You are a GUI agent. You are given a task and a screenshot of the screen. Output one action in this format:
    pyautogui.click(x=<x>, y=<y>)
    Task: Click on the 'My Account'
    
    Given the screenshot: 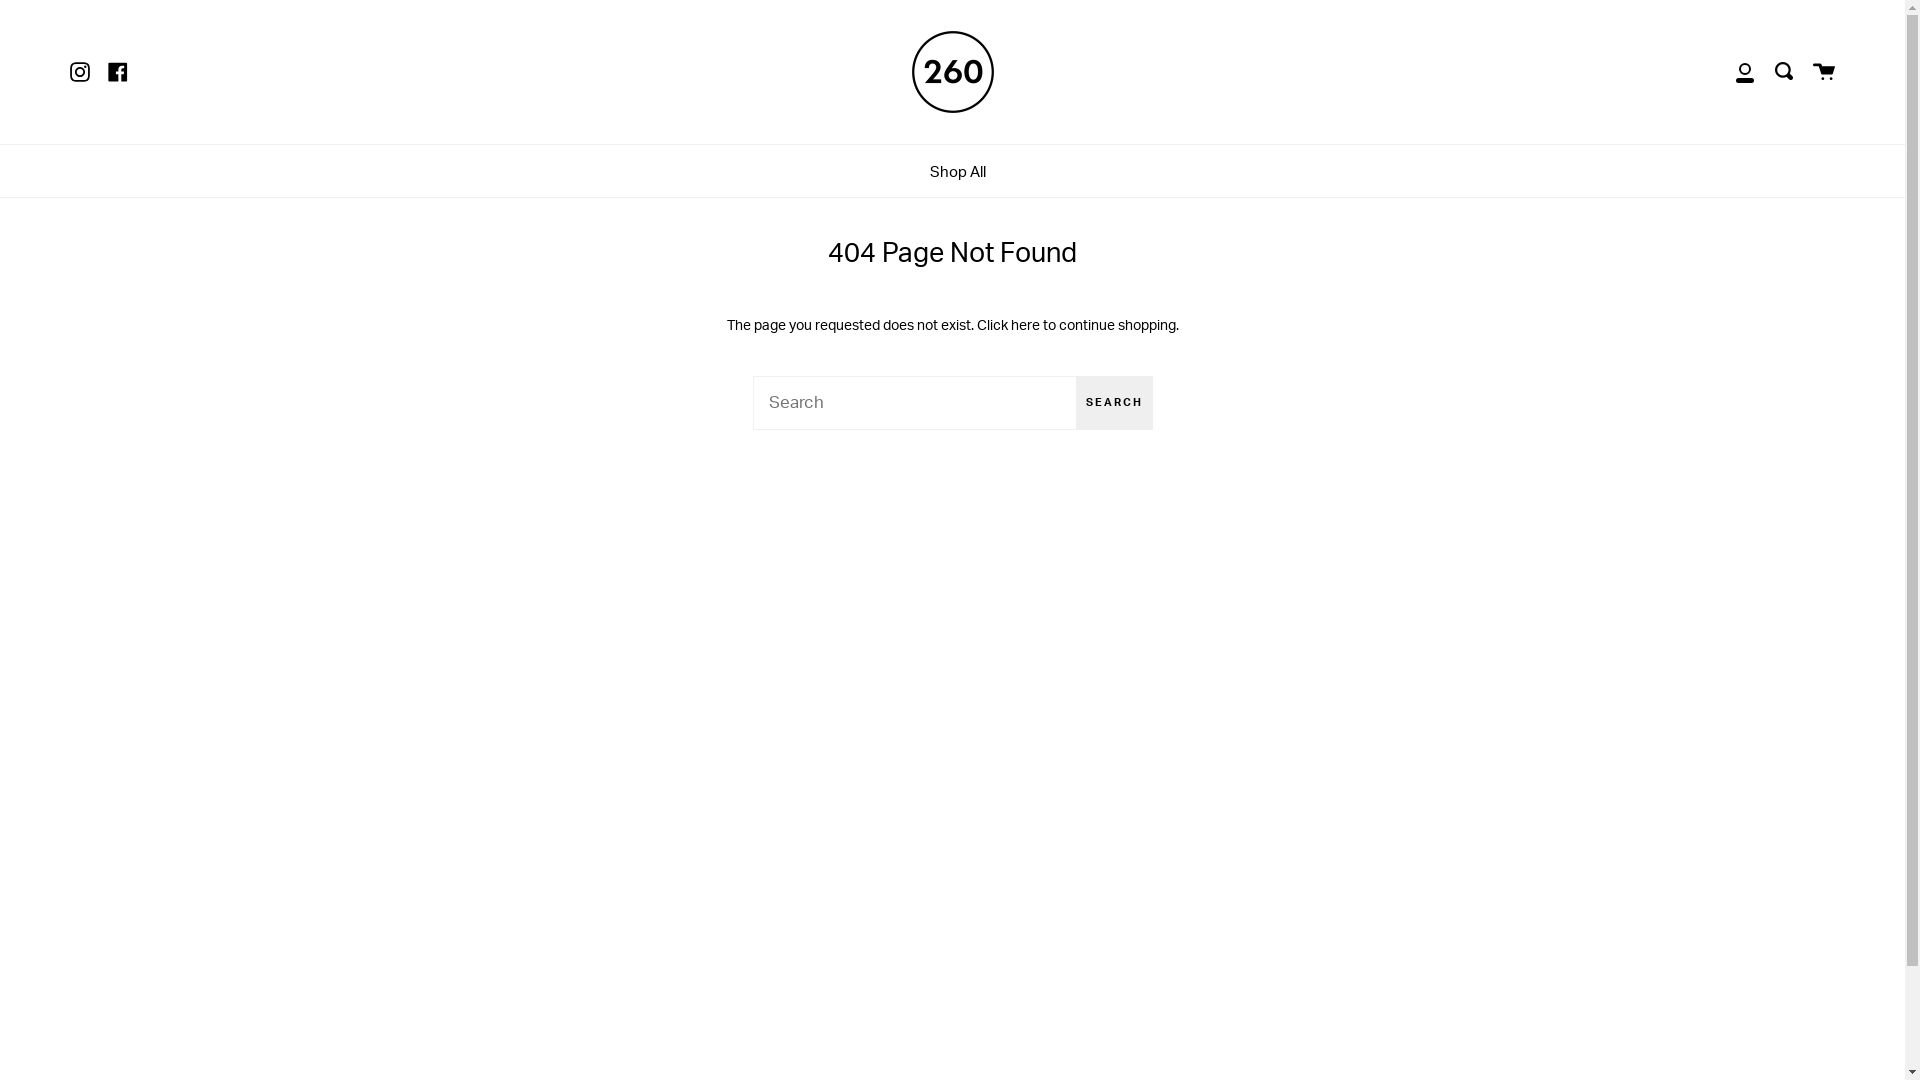 What is the action you would take?
    pyautogui.click(x=1744, y=71)
    